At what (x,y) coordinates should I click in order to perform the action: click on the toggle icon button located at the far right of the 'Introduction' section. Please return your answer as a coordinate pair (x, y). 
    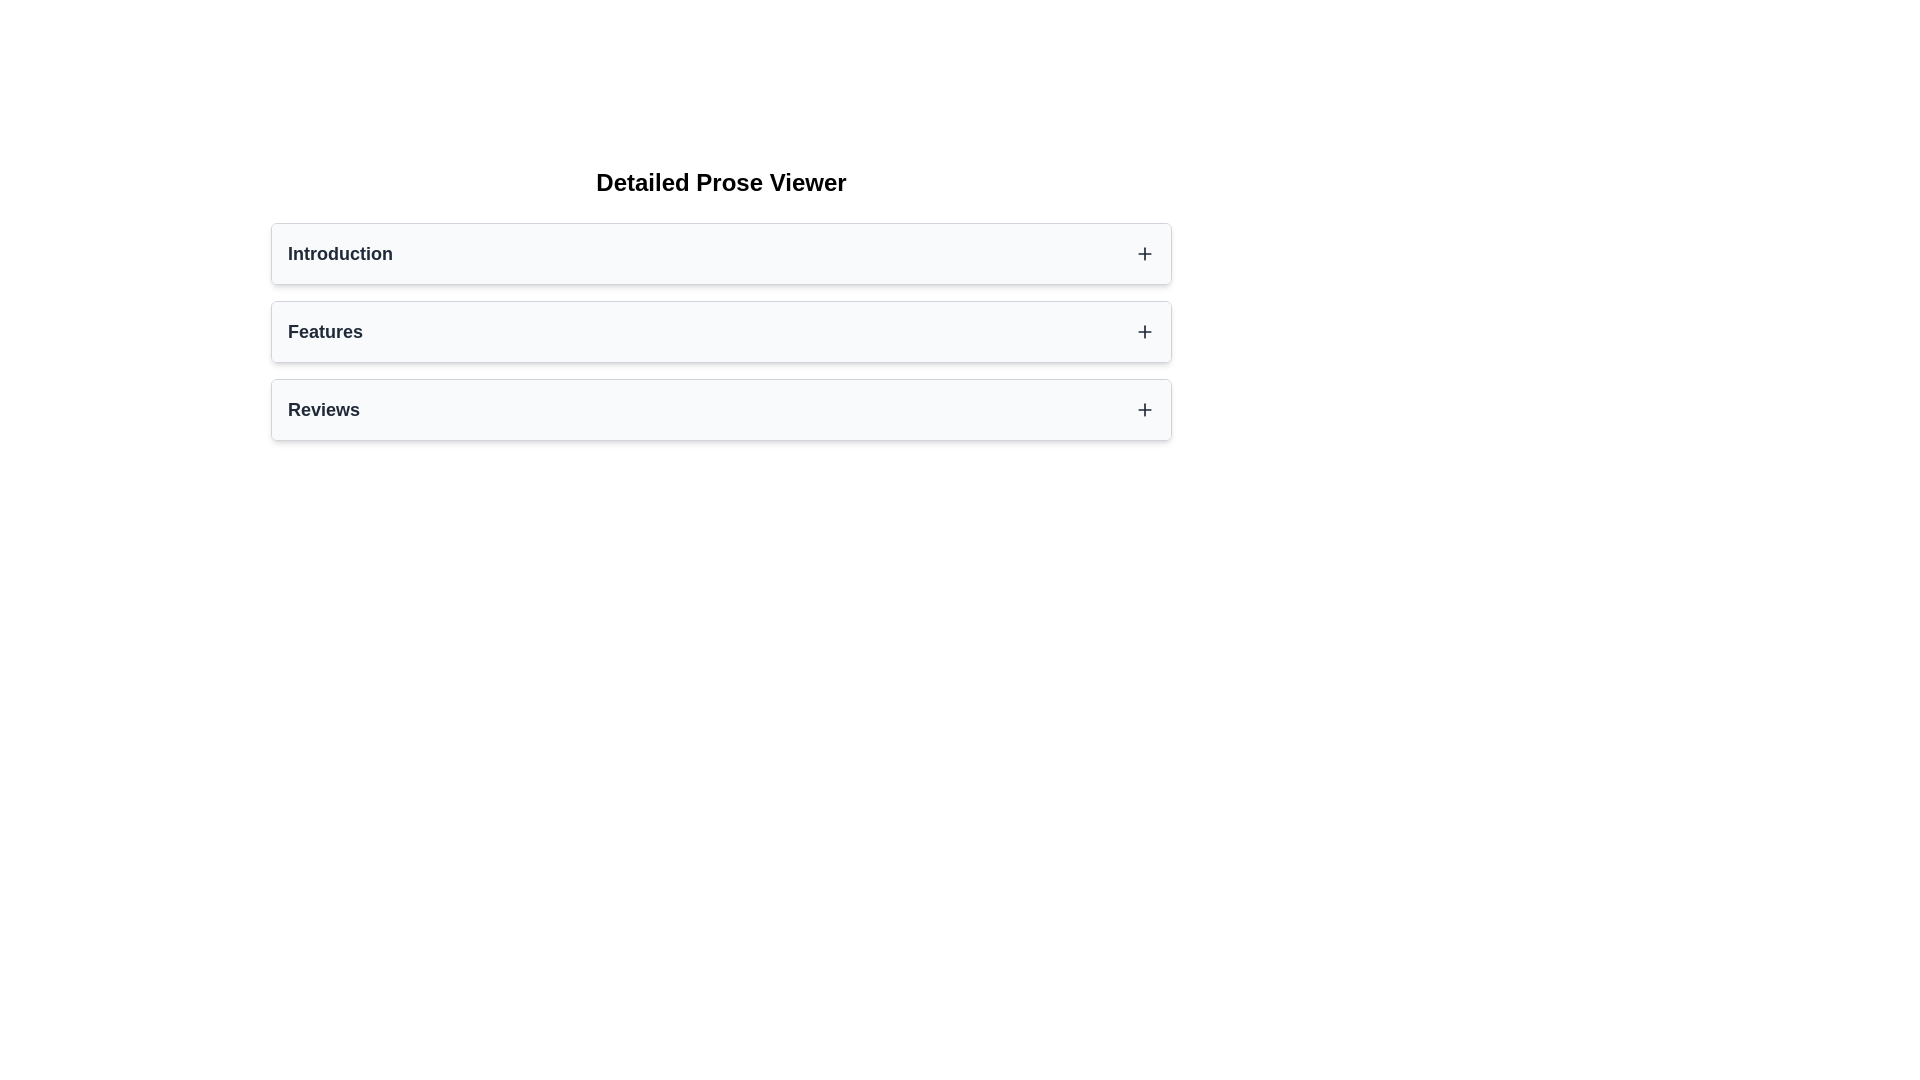
    Looking at the image, I should click on (1145, 253).